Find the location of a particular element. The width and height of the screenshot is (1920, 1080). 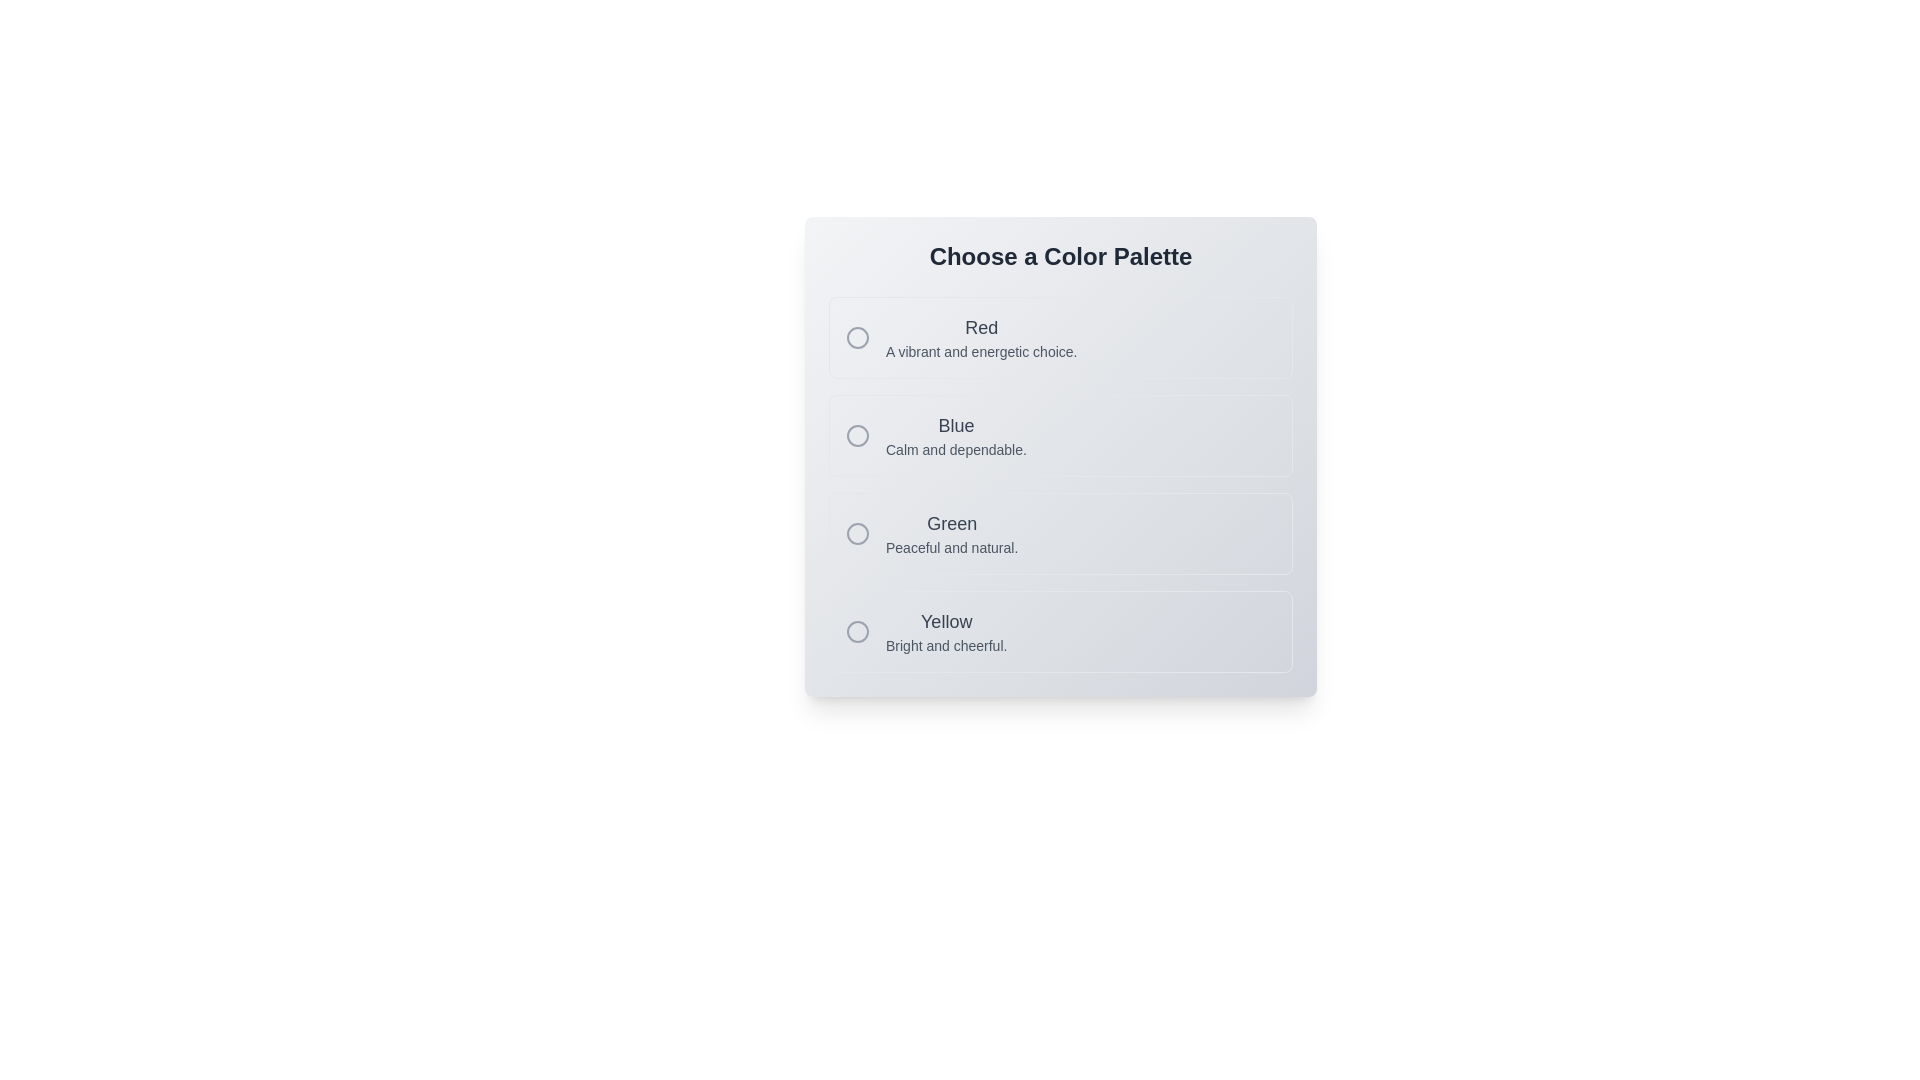

the text label displaying 'Blue', which is part of a selectable list of color options, positioned centrally below 'Red' and above 'Green' is located at coordinates (955, 424).